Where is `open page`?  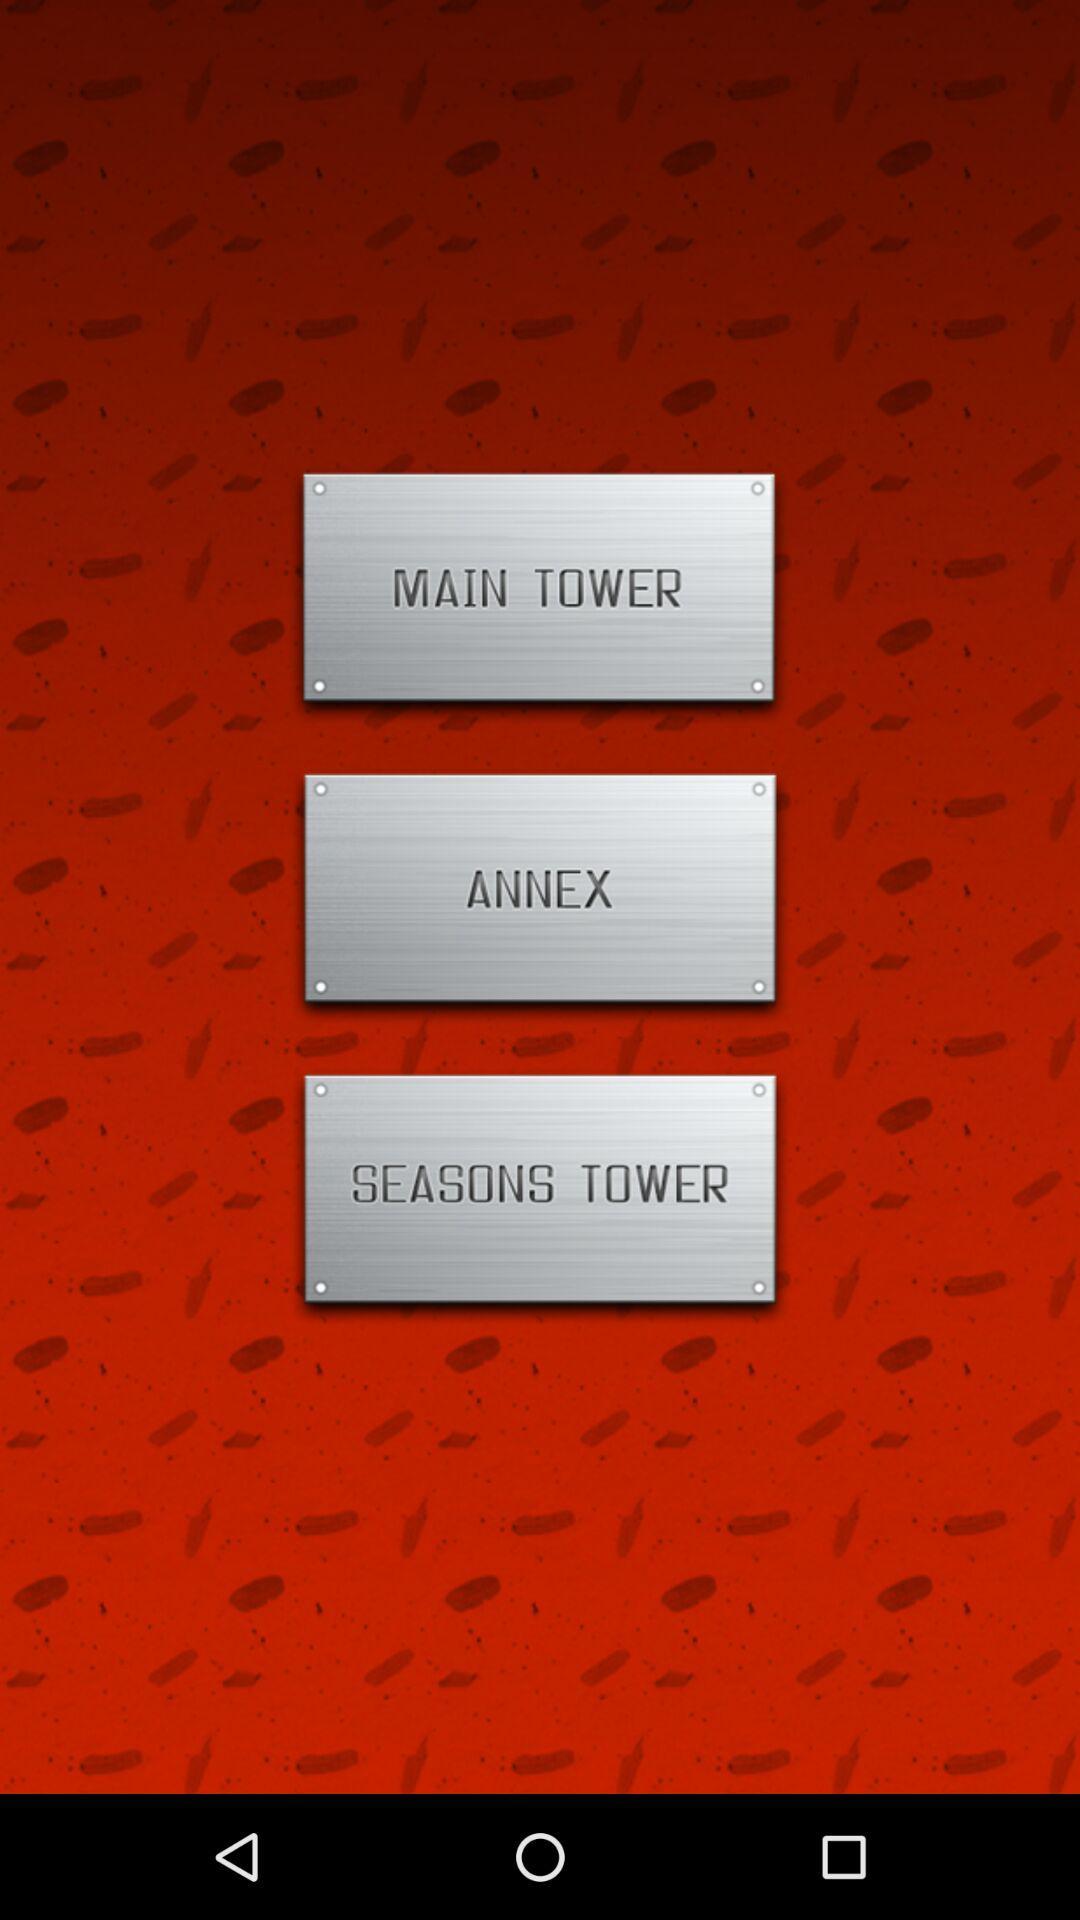 open page is located at coordinates (540, 595).